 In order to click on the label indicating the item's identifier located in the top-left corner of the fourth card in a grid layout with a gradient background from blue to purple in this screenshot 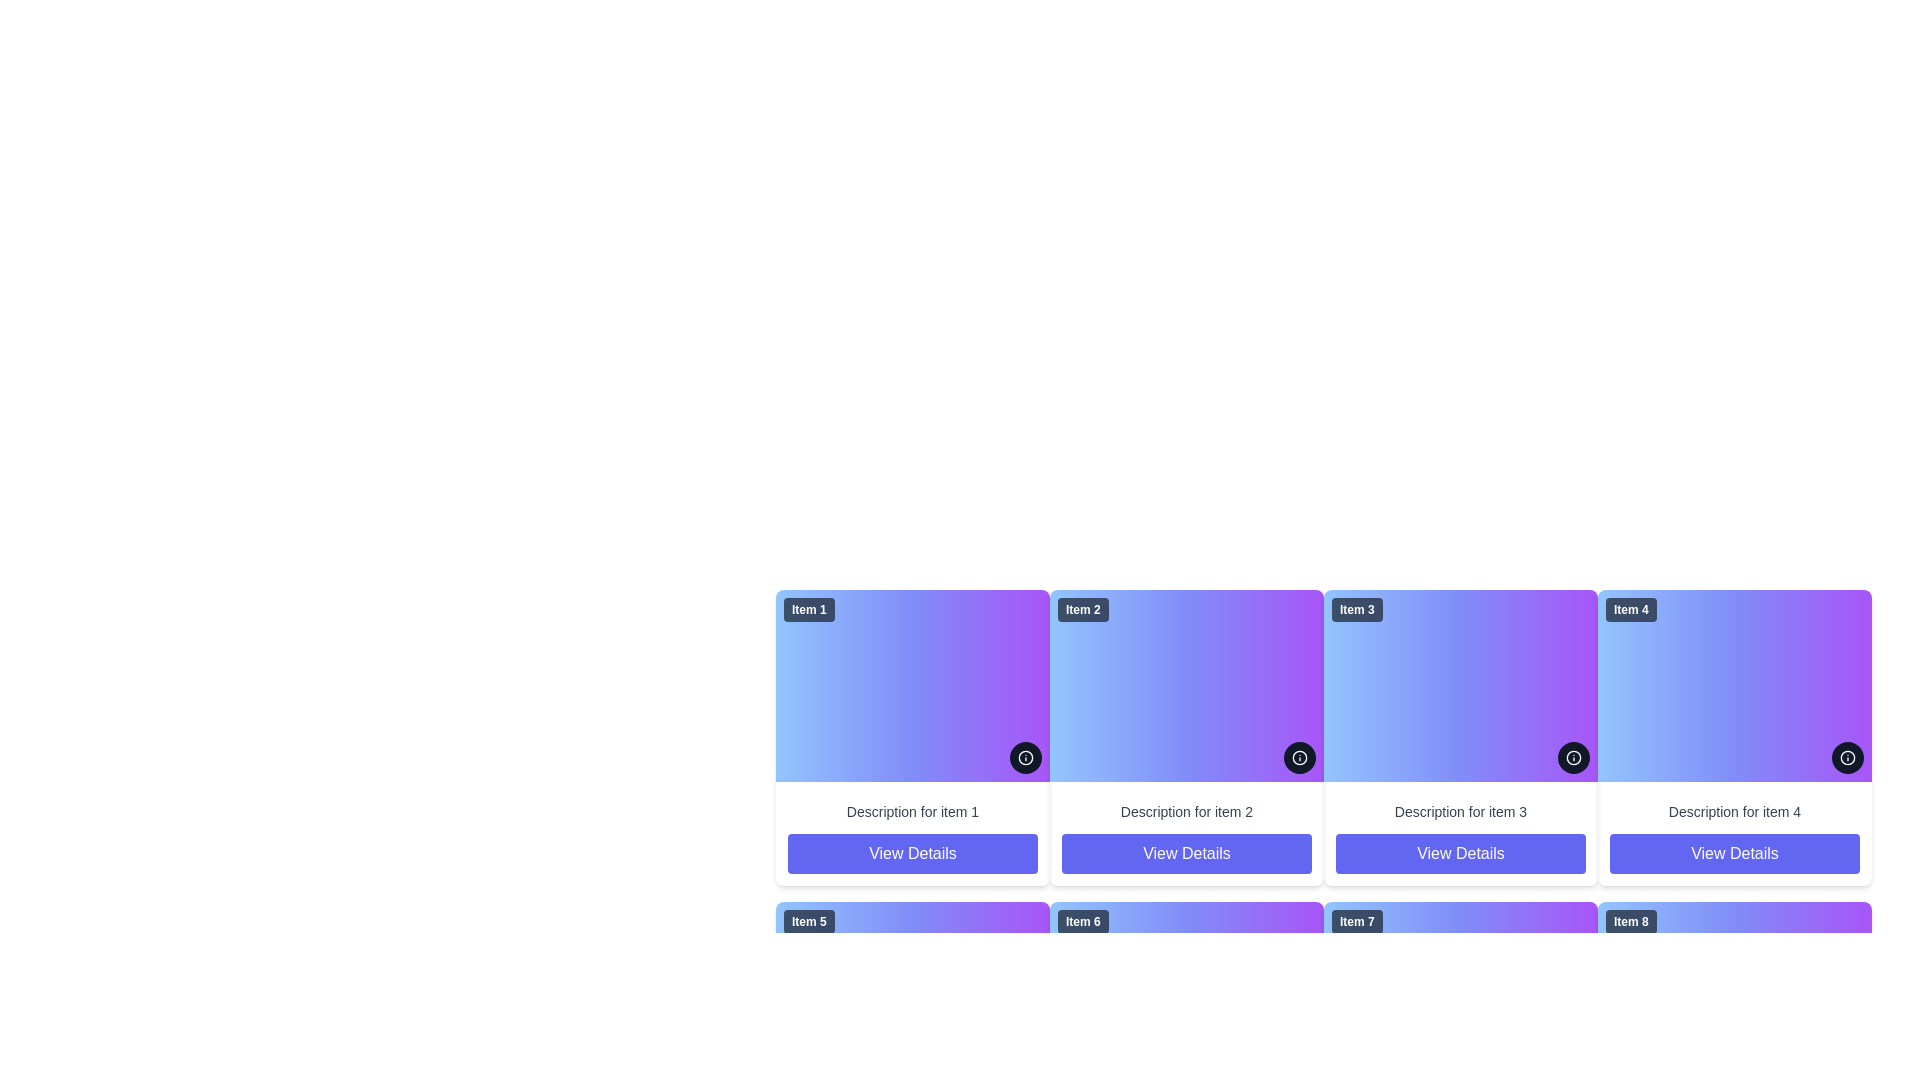, I will do `click(1631, 608)`.